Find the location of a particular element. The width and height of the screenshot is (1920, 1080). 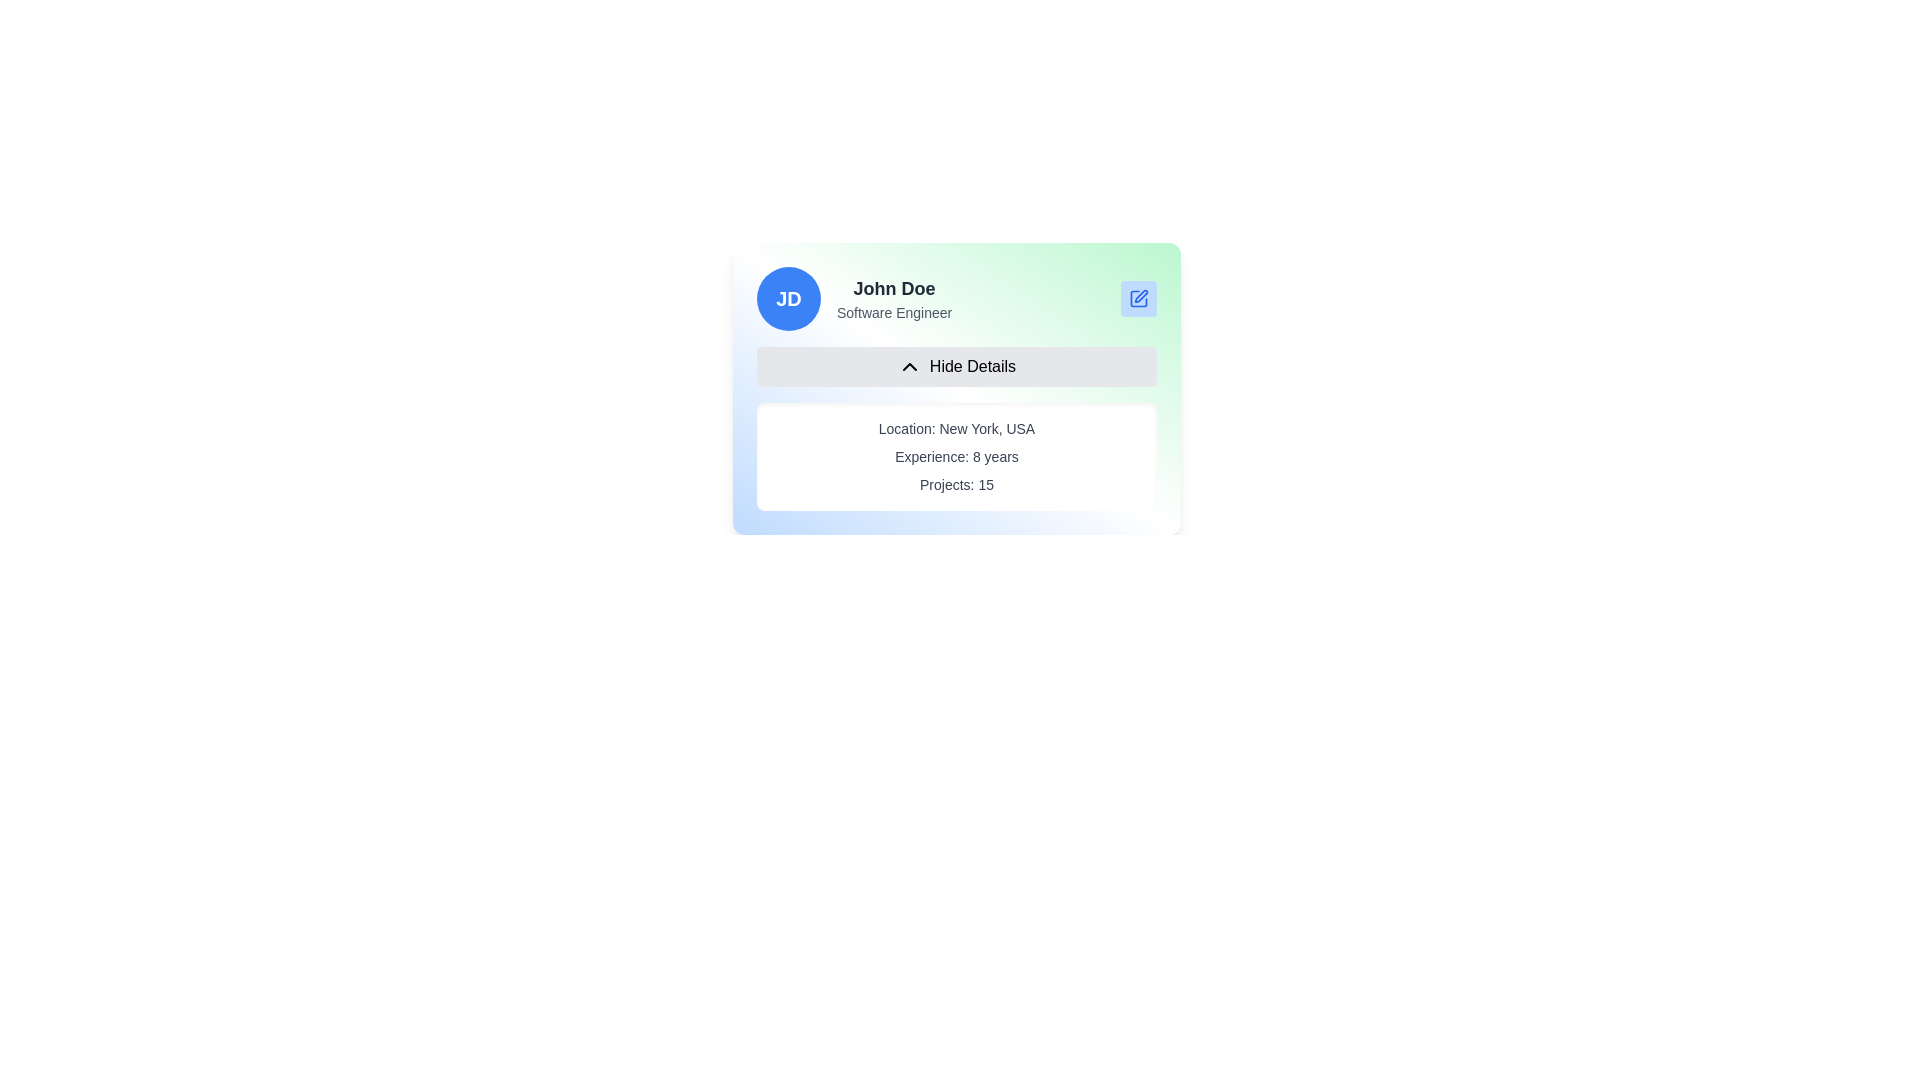

the SVG Icon in the top-right corner of the profile card is located at coordinates (1138, 299).